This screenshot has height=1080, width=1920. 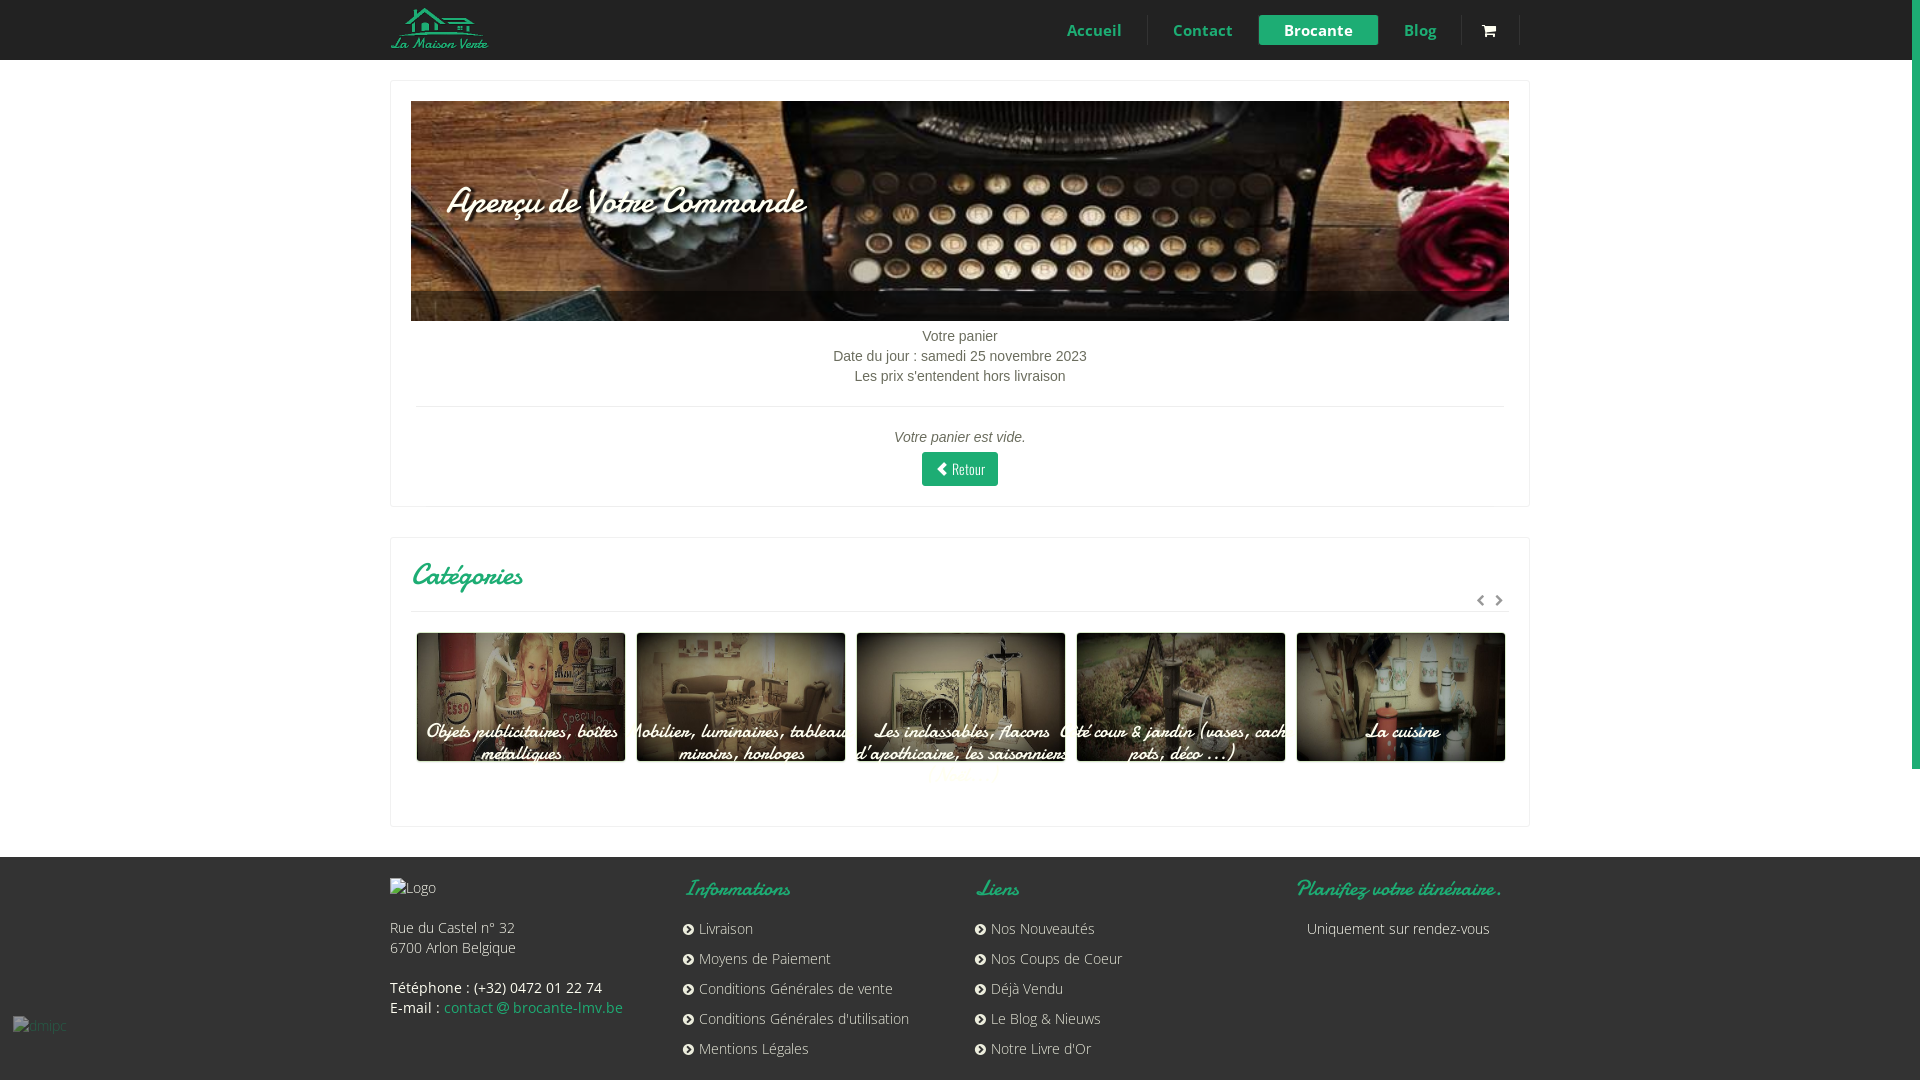 What do you see at coordinates (1032, 1047) in the screenshot?
I see `'Notre Livre d'Or'` at bounding box center [1032, 1047].